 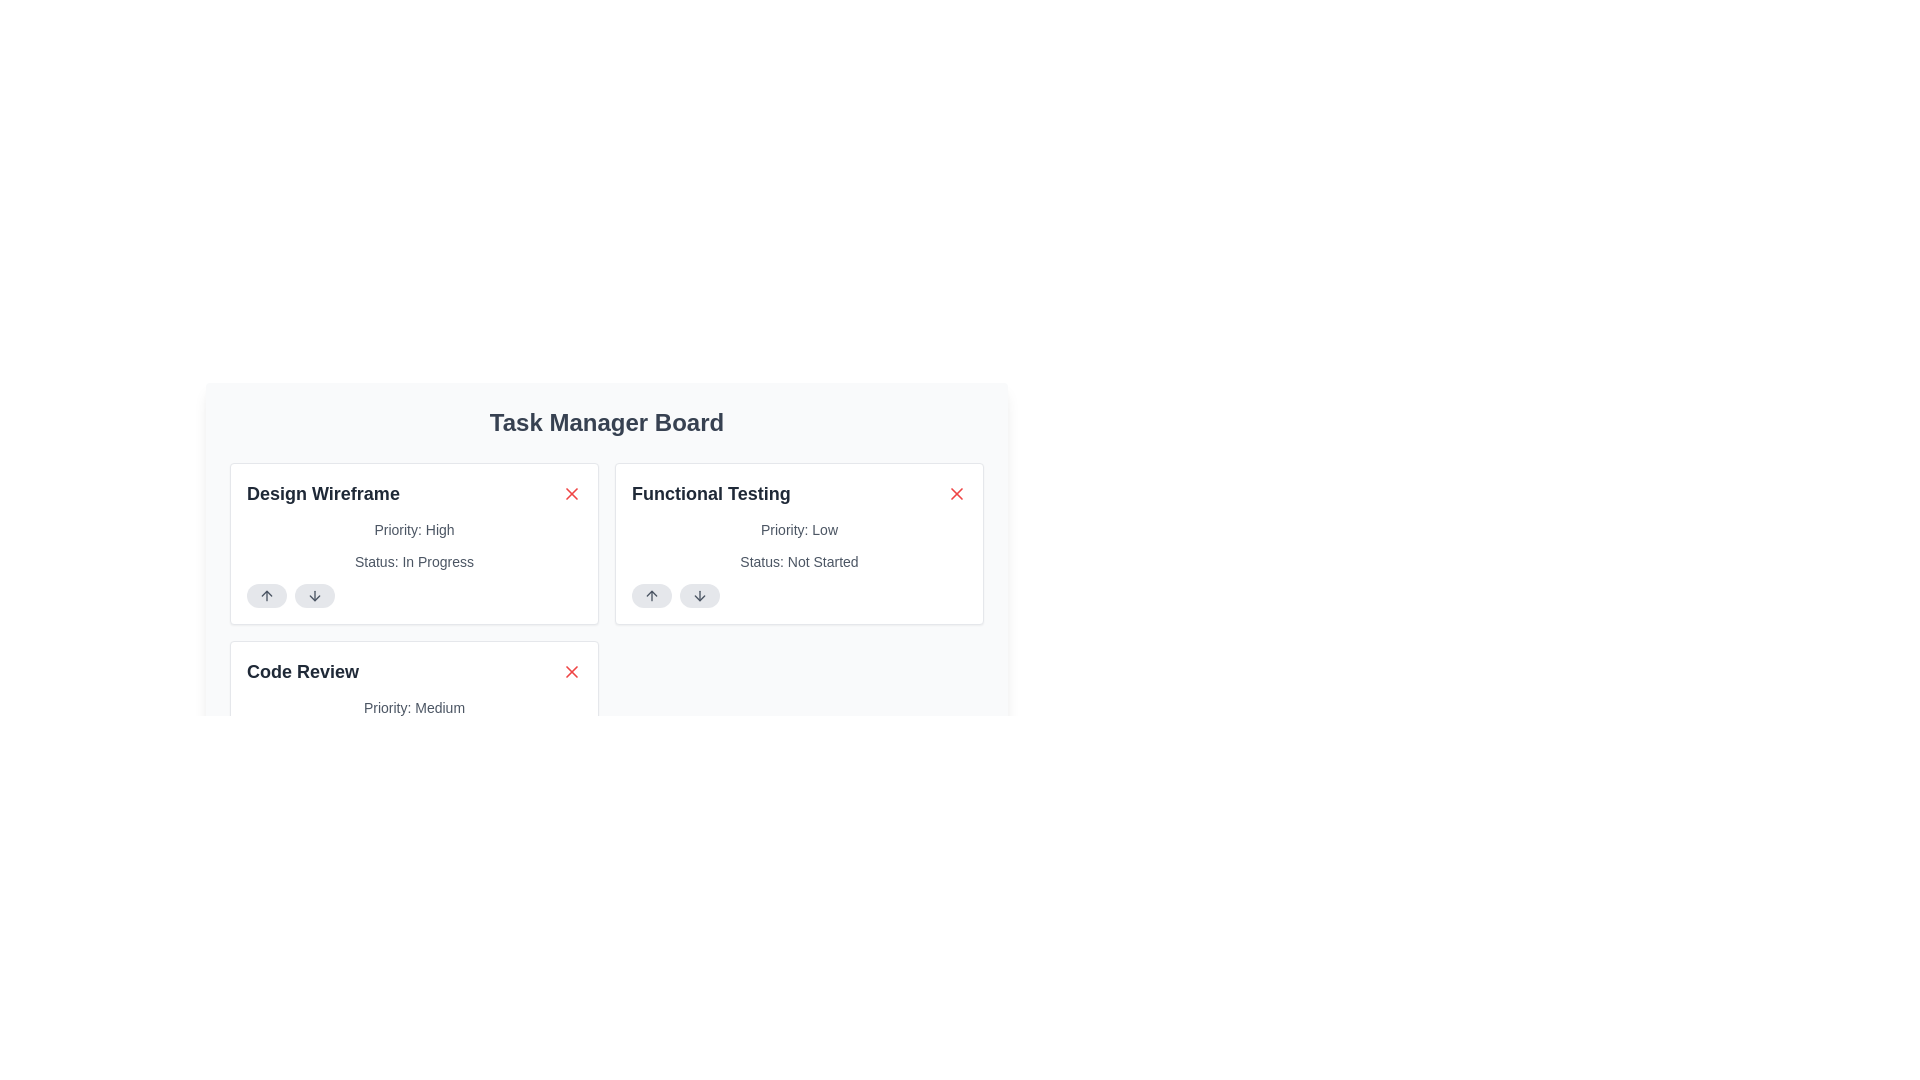 What do you see at coordinates (570, 671) in the screenshot?
I see `the delete button located in the 'Code Review' section, positioned to the far right of the header text 'Code Review'` at bounding box center [570, 671].